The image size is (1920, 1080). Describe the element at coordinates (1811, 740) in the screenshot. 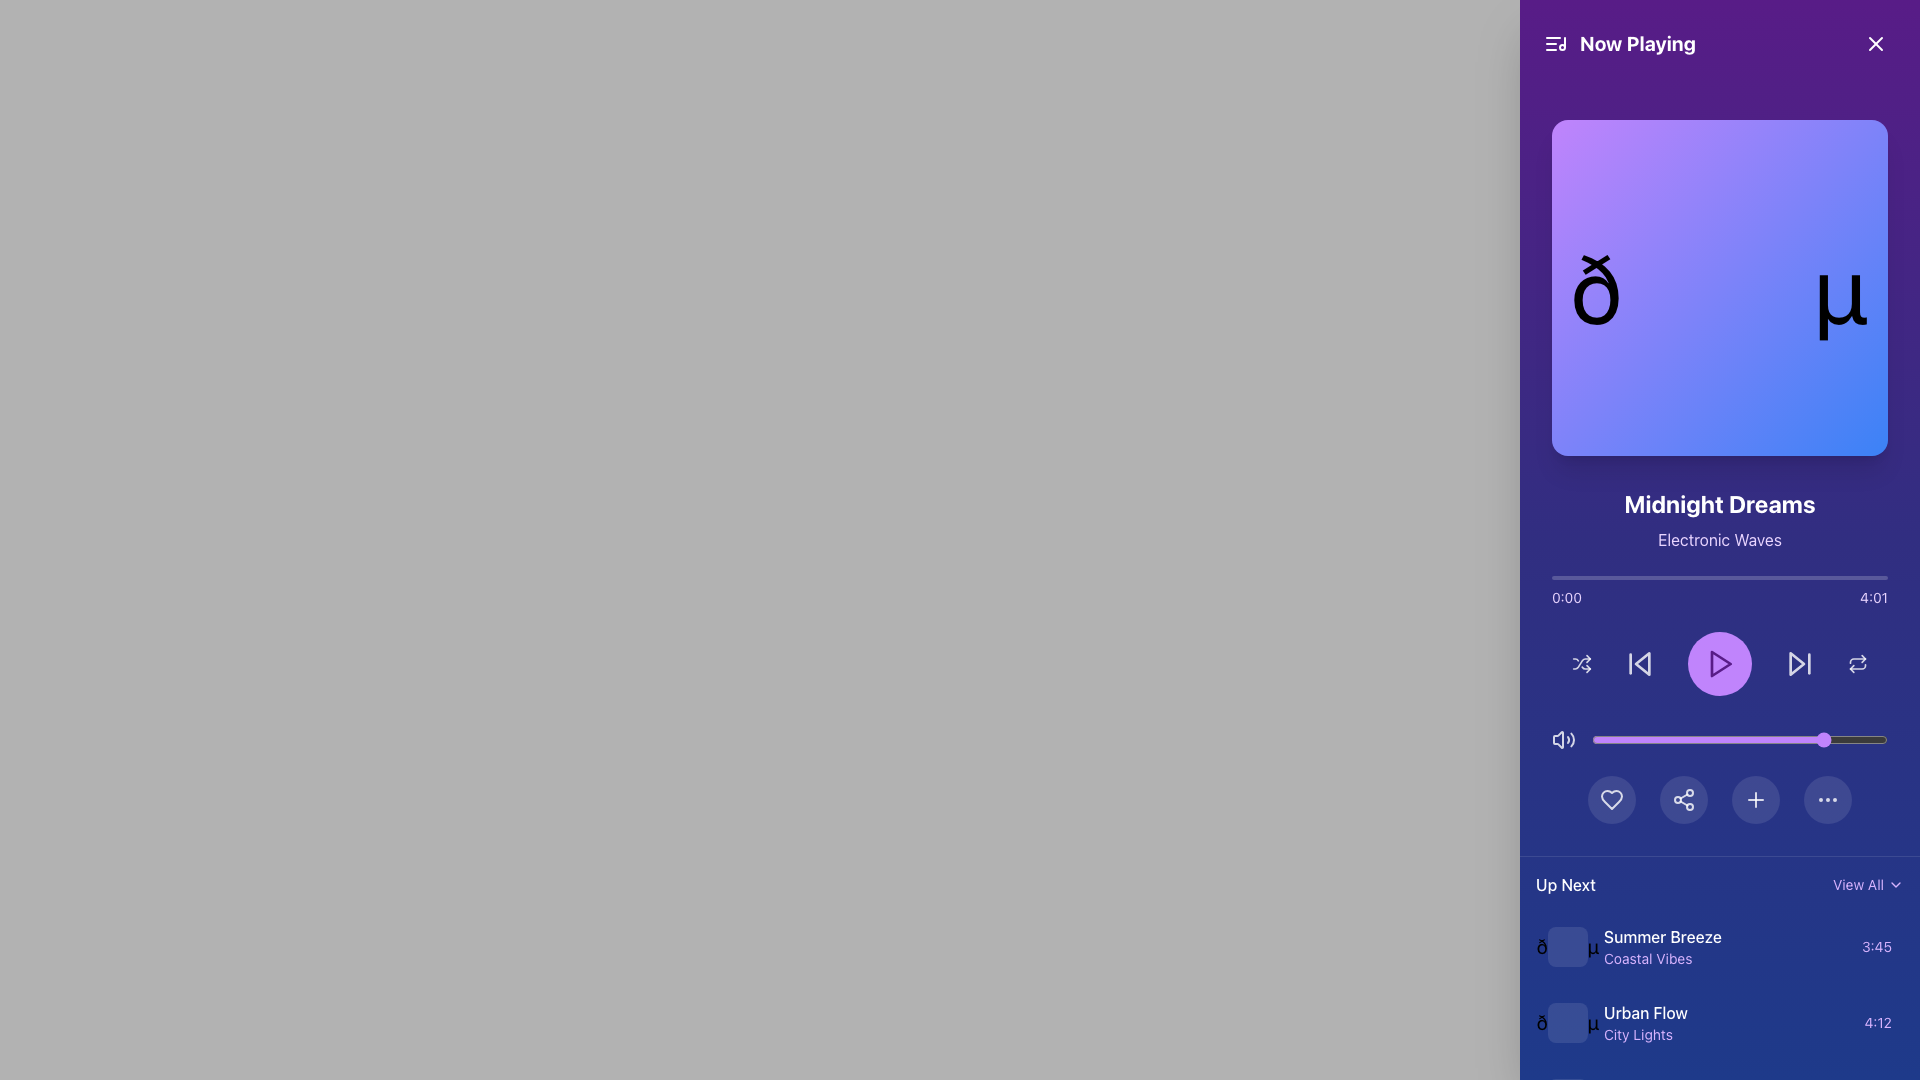

I see `slider value` at that location.